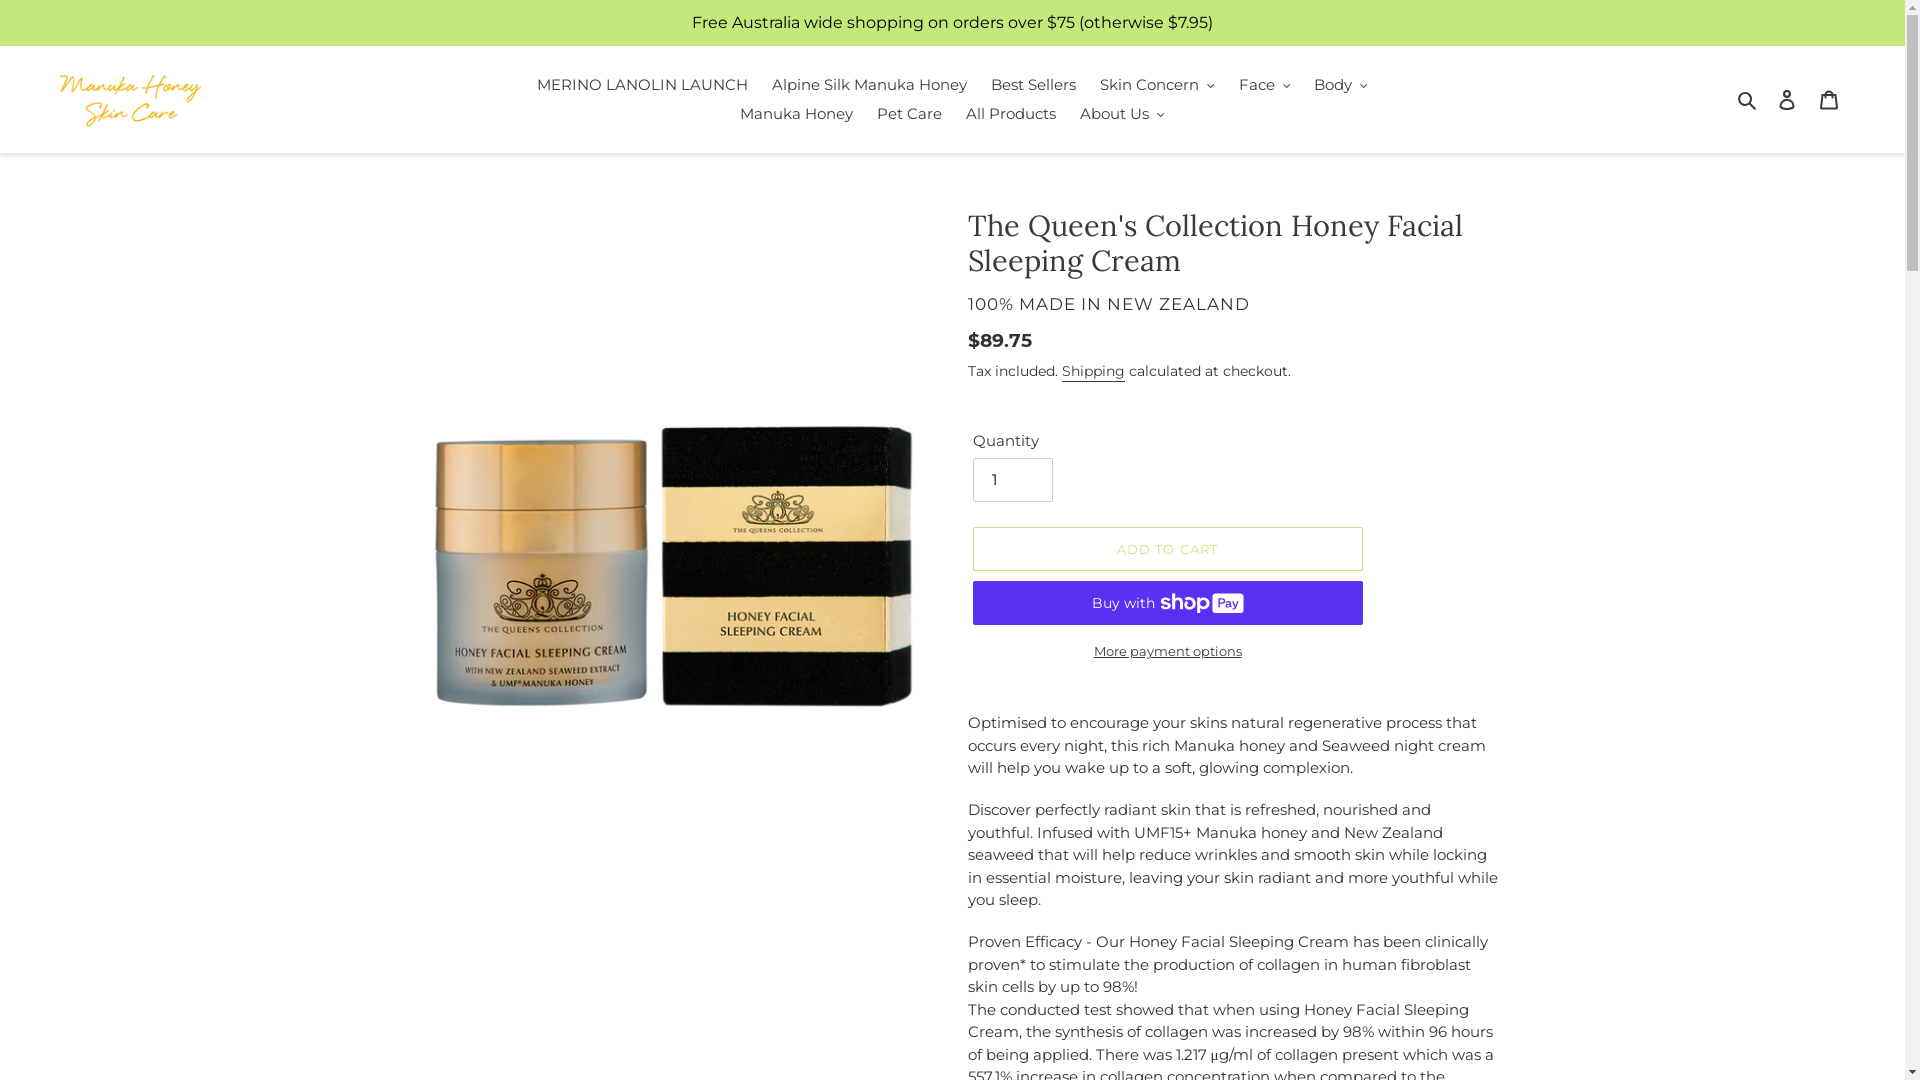 The height and width of the screenshot is (1080, 1920). Describe the element at coordinates (908, 114) in the screenshot. I see `'Pet Care'` at that location.